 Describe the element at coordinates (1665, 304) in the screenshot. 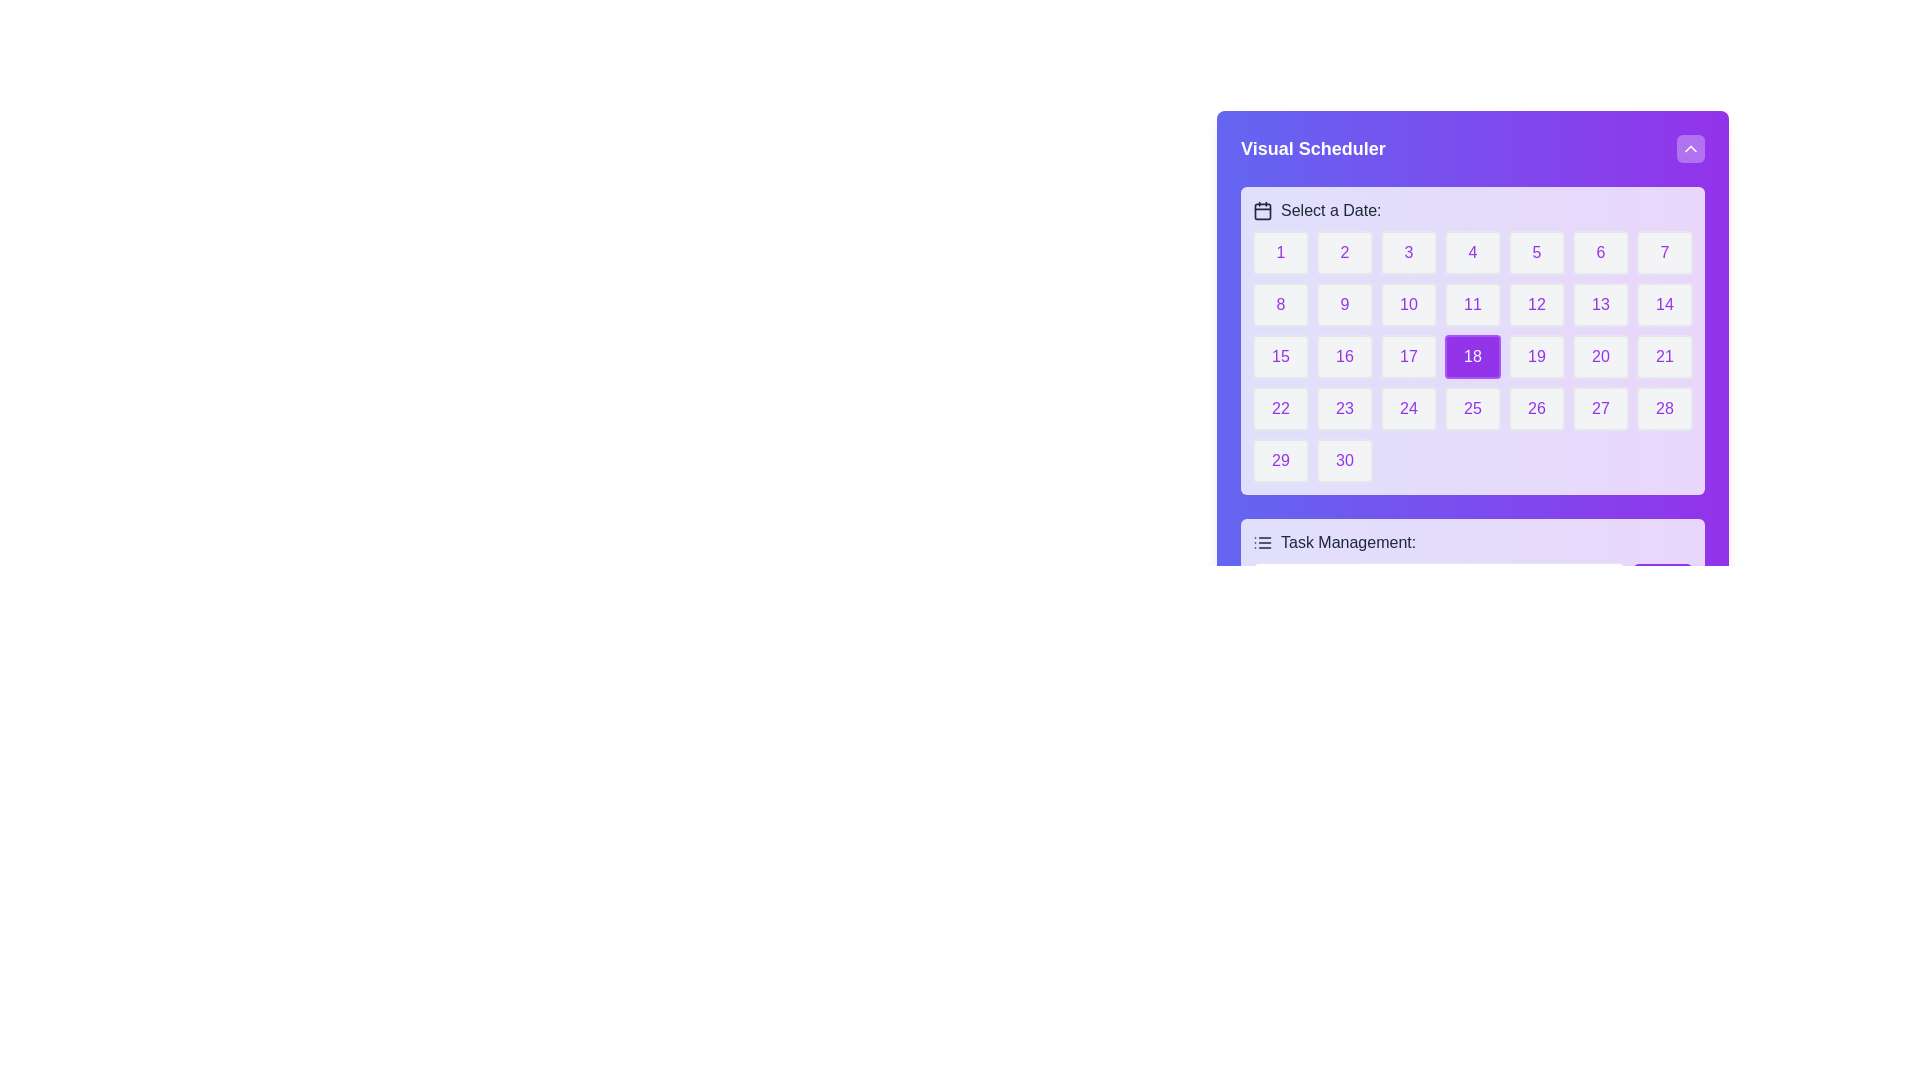

I see `the day selector button for the 14th day in the calendar interface, located in the second row and last column of the grid` at that location.